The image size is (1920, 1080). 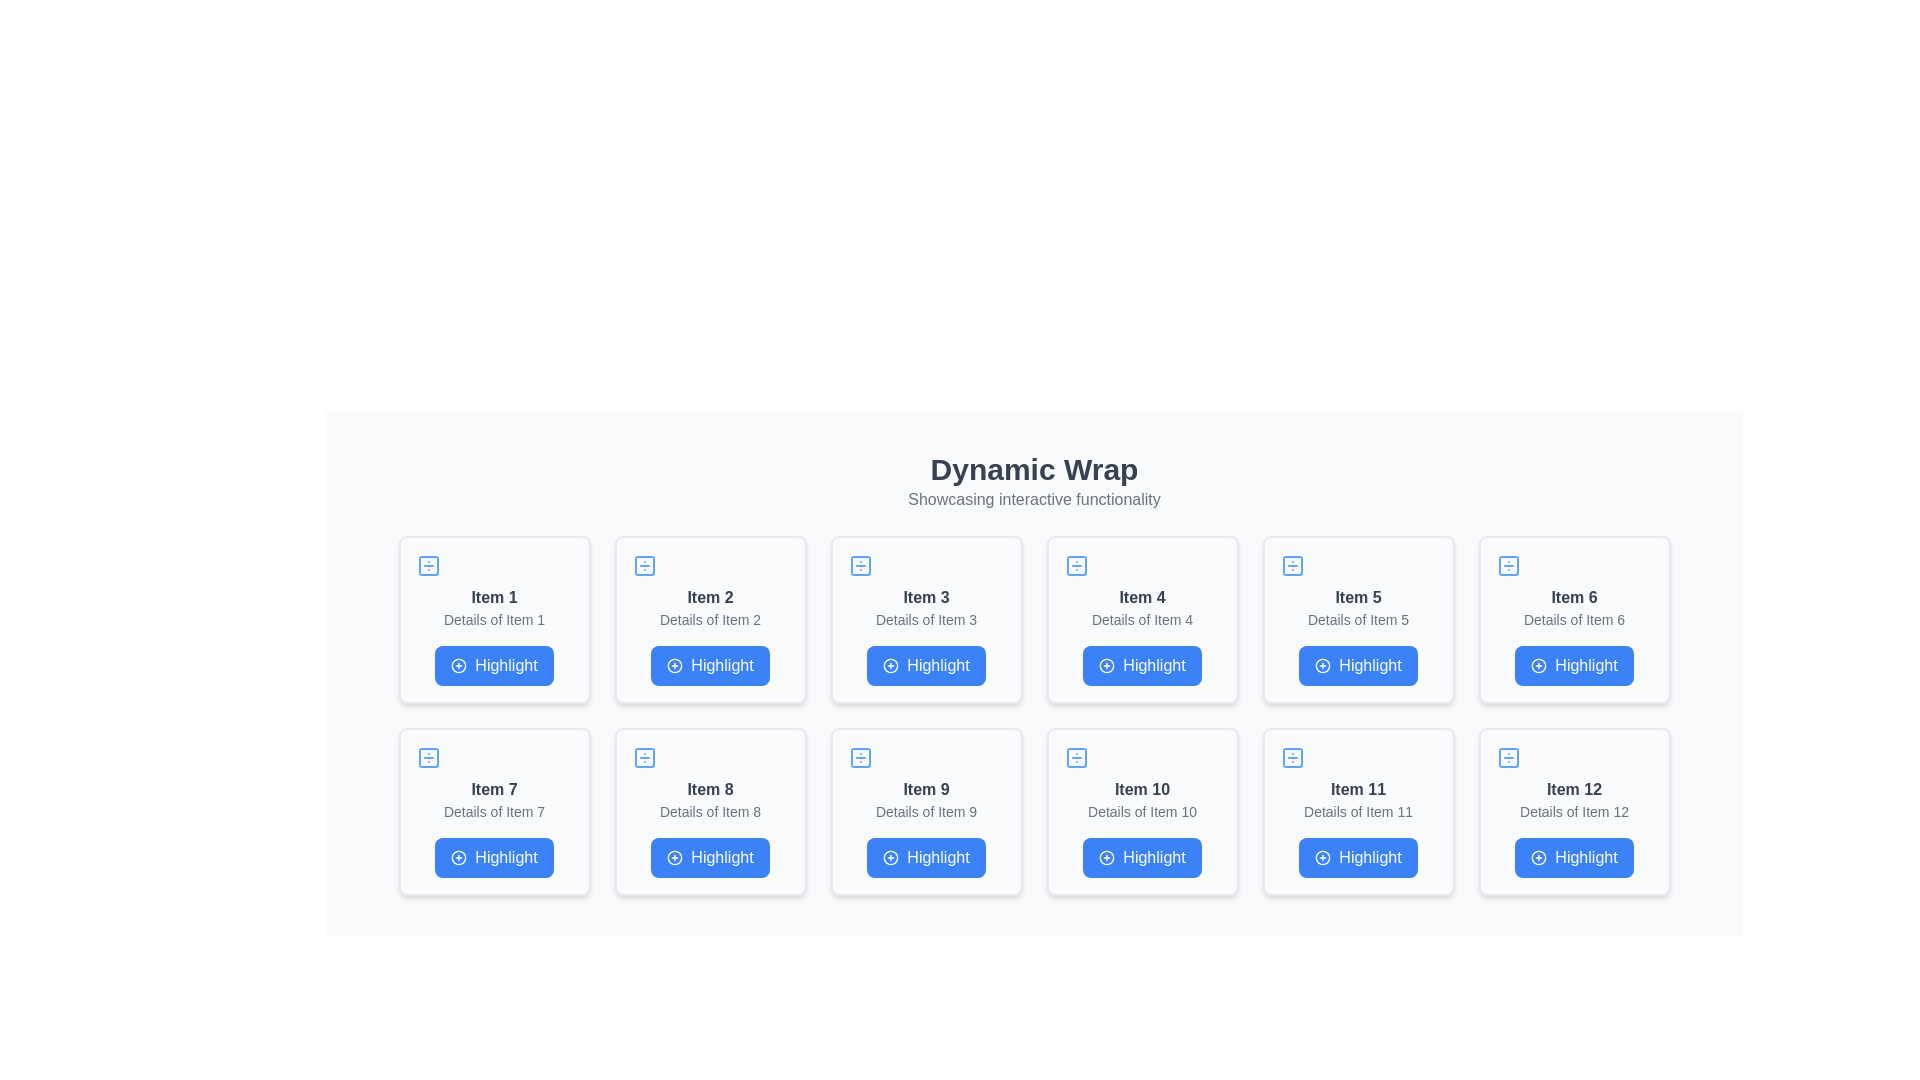 What do you see at coordinates (427, 566) in the screenshot?
I see `the division icon located in the upper-left card labeled 'Item 1', positioned centrally horizontally near the top edge` at bounding box center [427, 566].